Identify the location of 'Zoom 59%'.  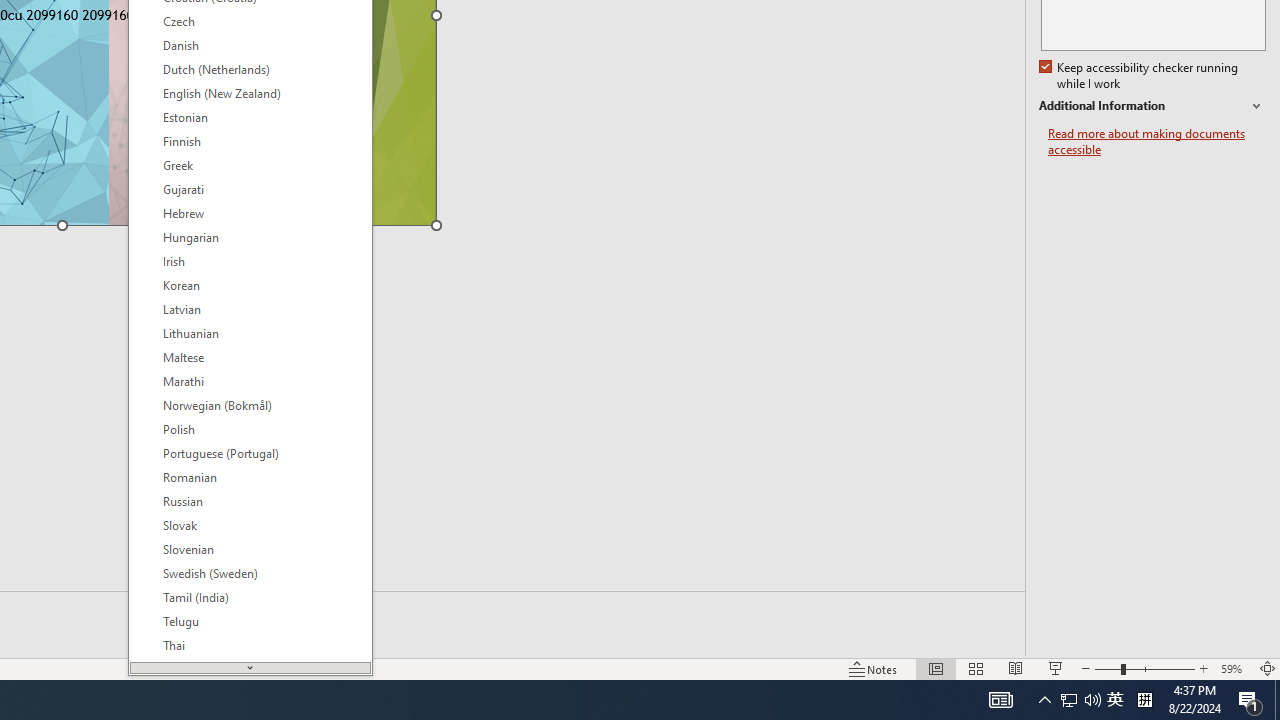
(1233, 669).